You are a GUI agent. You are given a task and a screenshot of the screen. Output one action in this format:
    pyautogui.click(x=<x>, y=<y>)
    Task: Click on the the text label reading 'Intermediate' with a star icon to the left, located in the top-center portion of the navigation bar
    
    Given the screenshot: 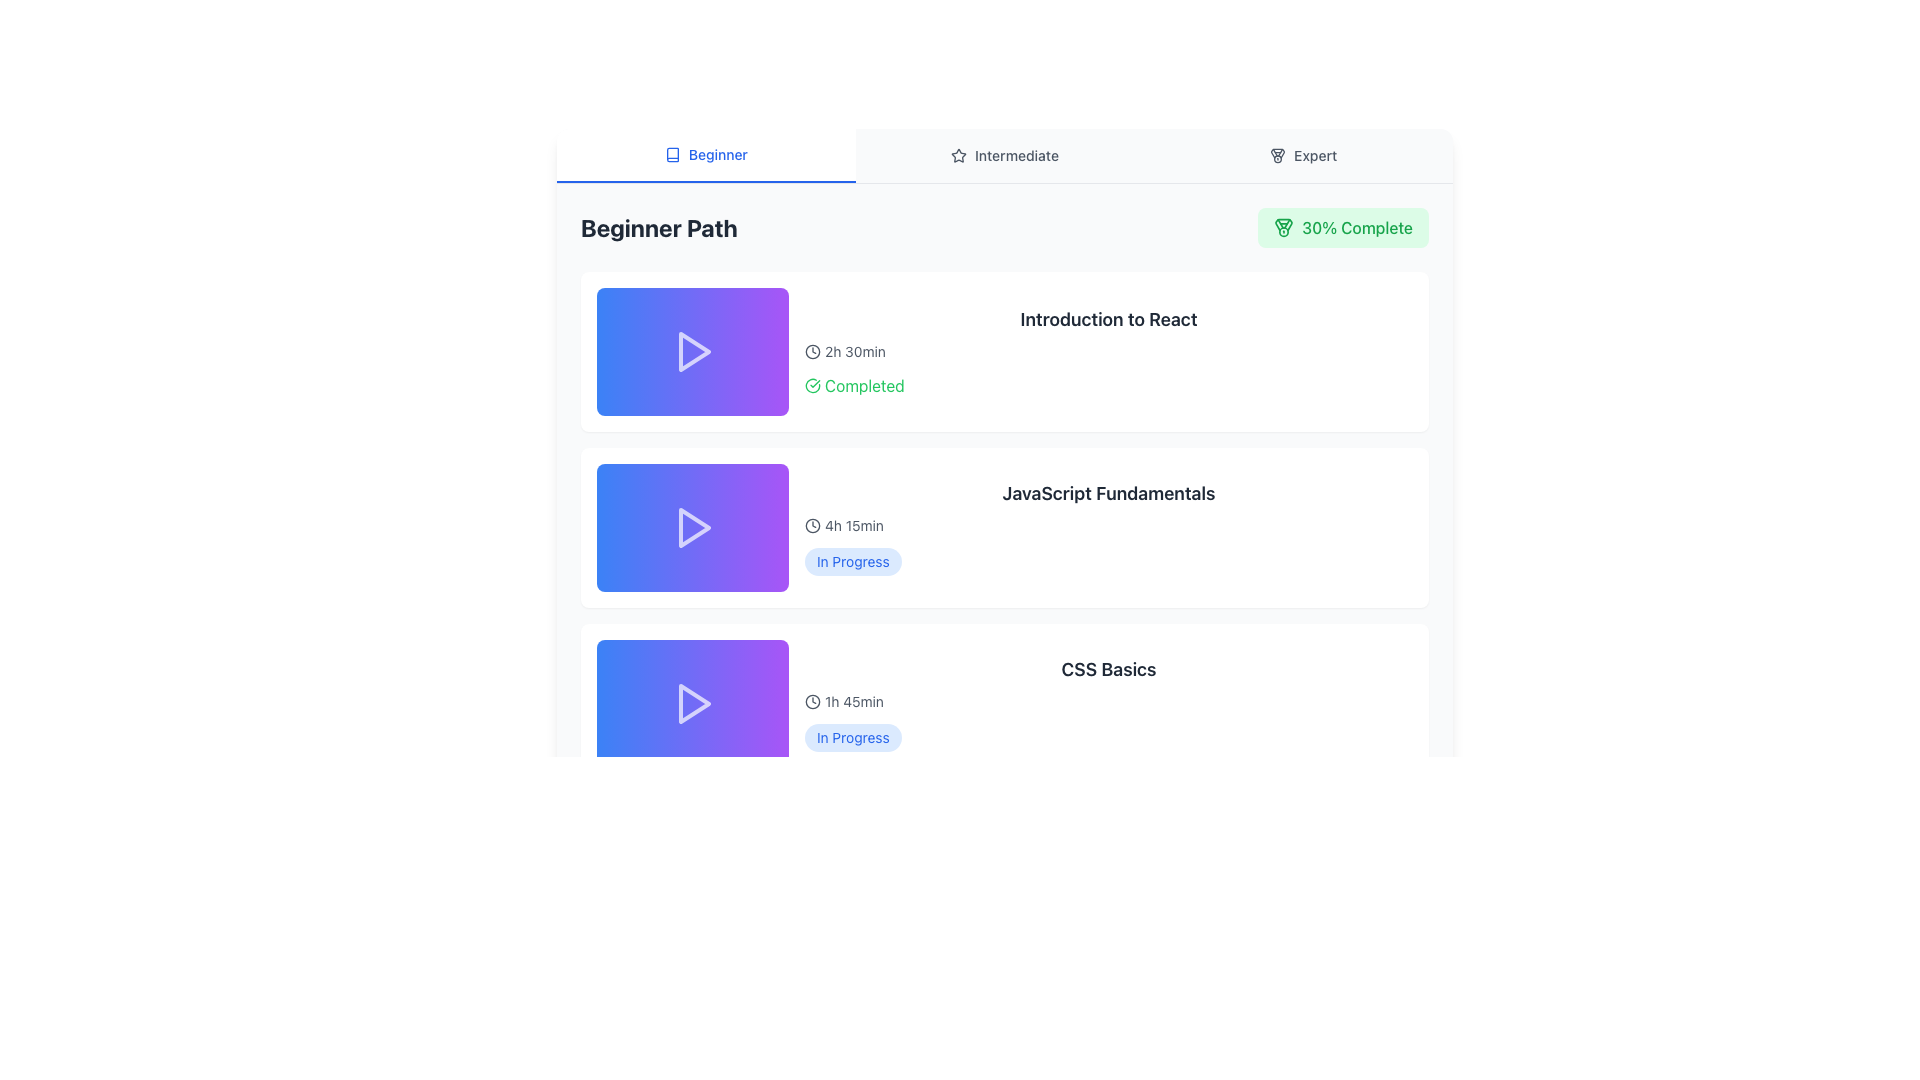 What is the action you would take?
    pyautogui.click(x=1004, y=154)
    